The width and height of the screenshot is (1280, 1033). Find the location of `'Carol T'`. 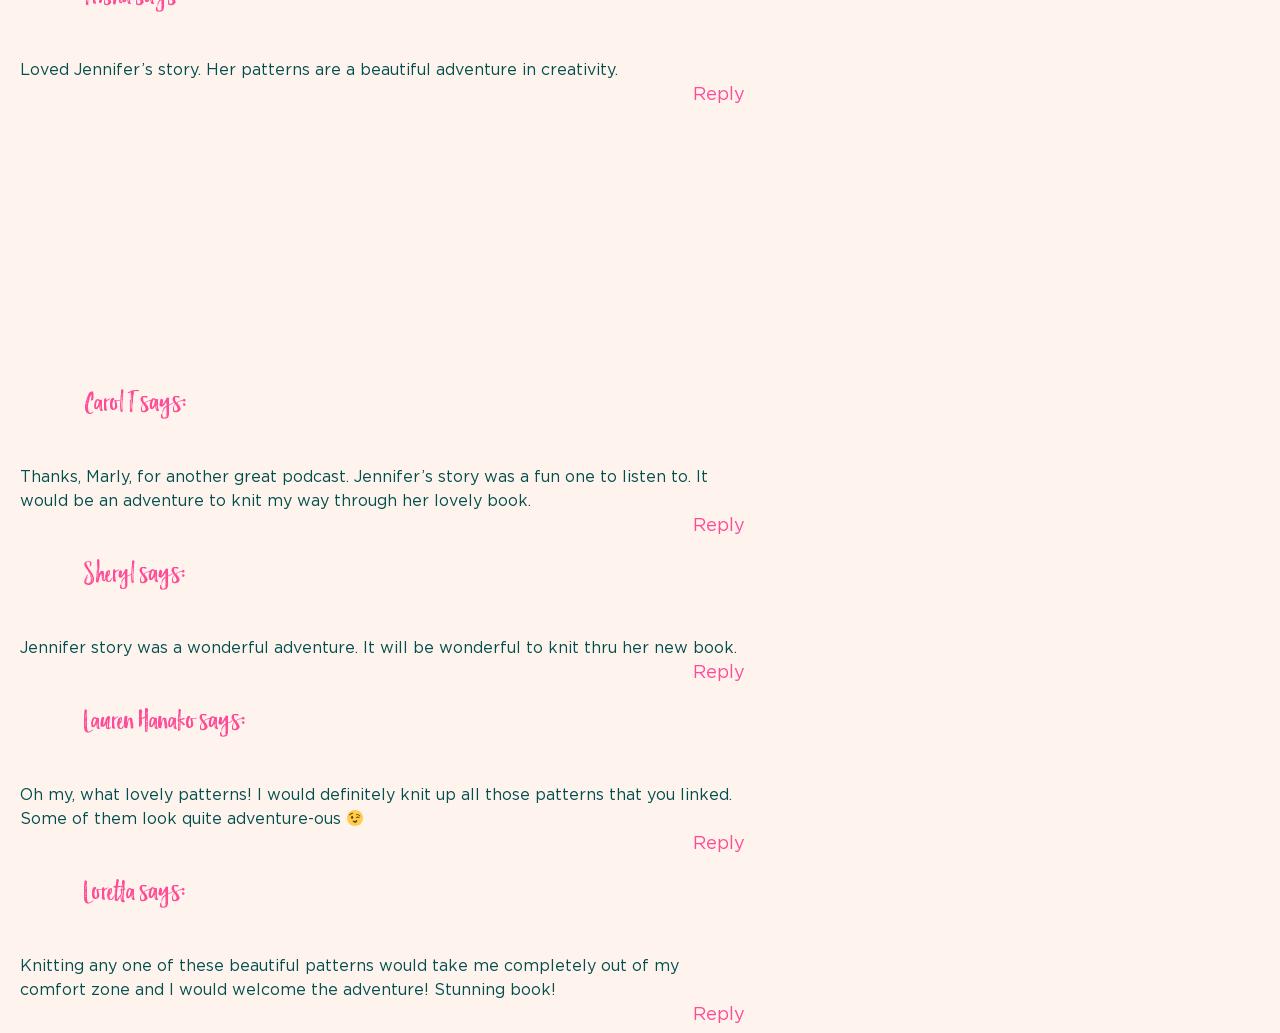

'Carol T' is located at coordinates (108, 404).